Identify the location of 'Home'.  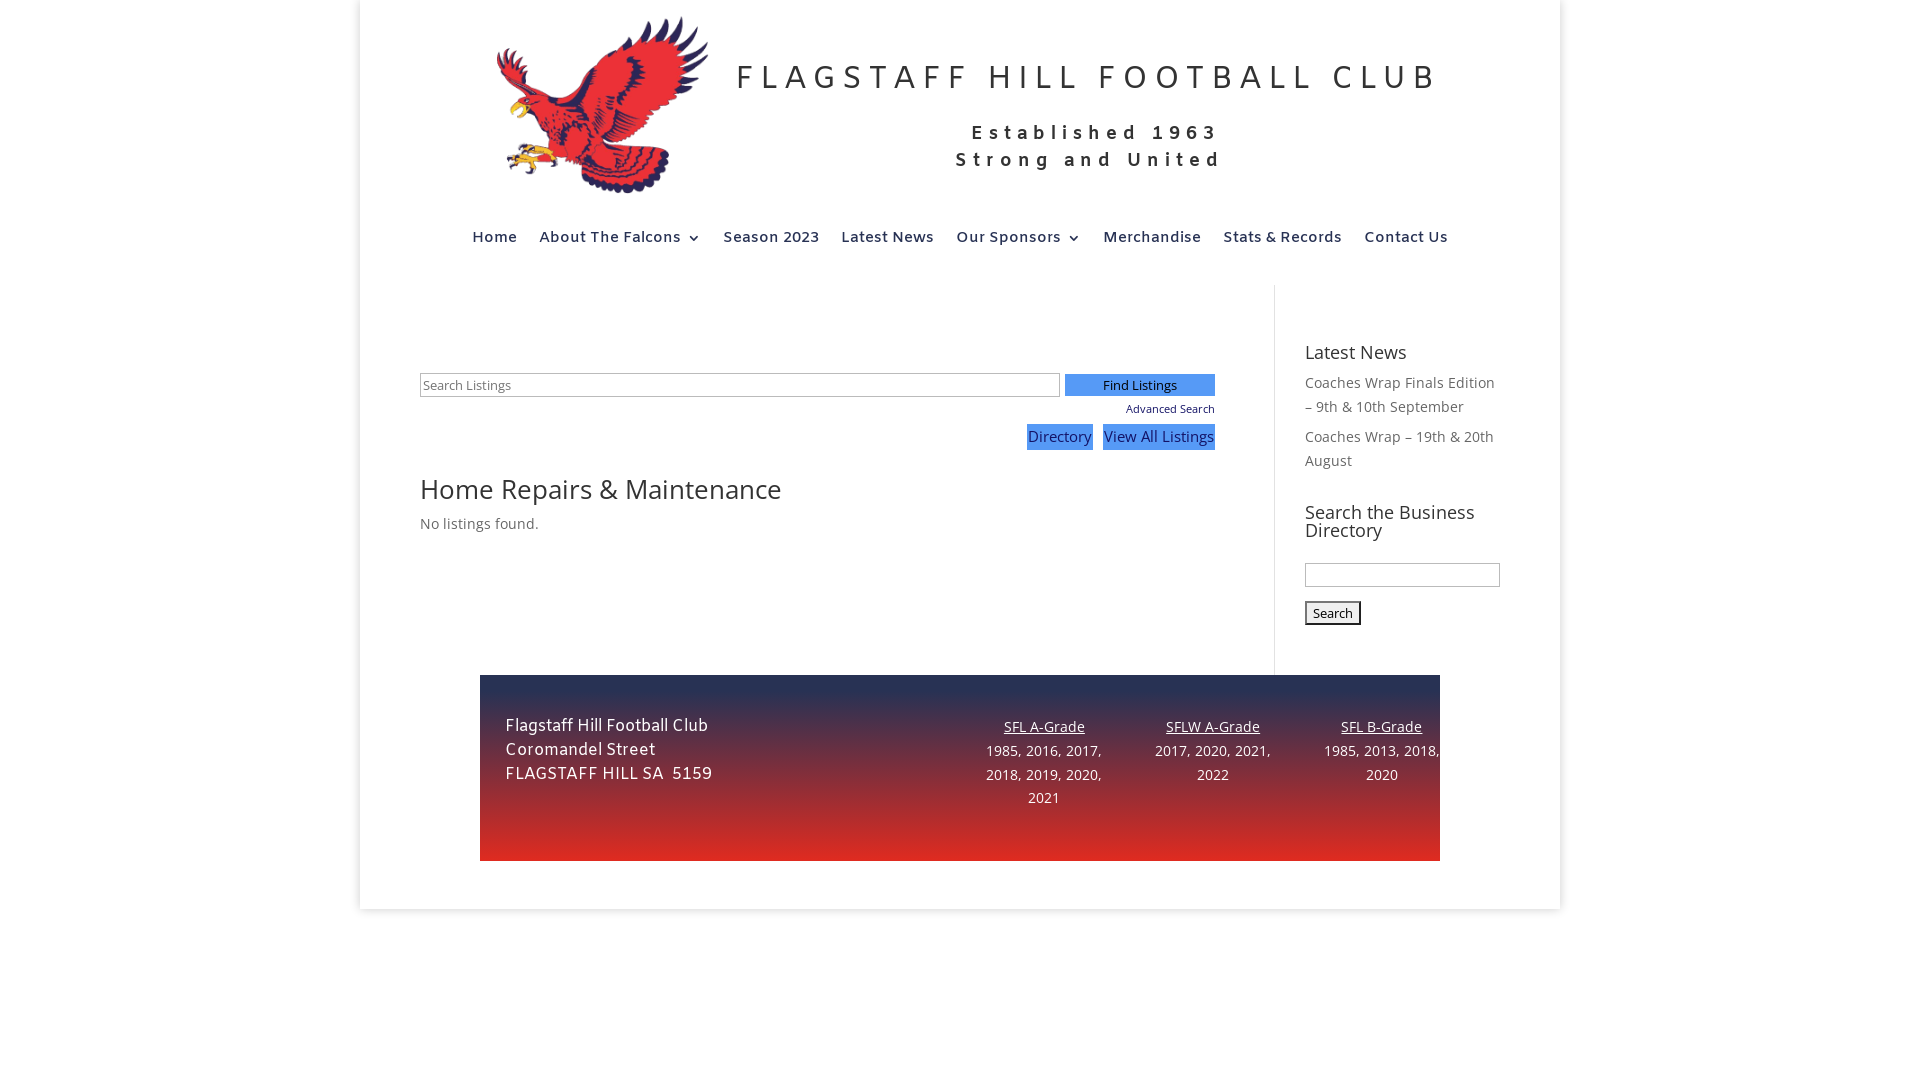
(494, 241).